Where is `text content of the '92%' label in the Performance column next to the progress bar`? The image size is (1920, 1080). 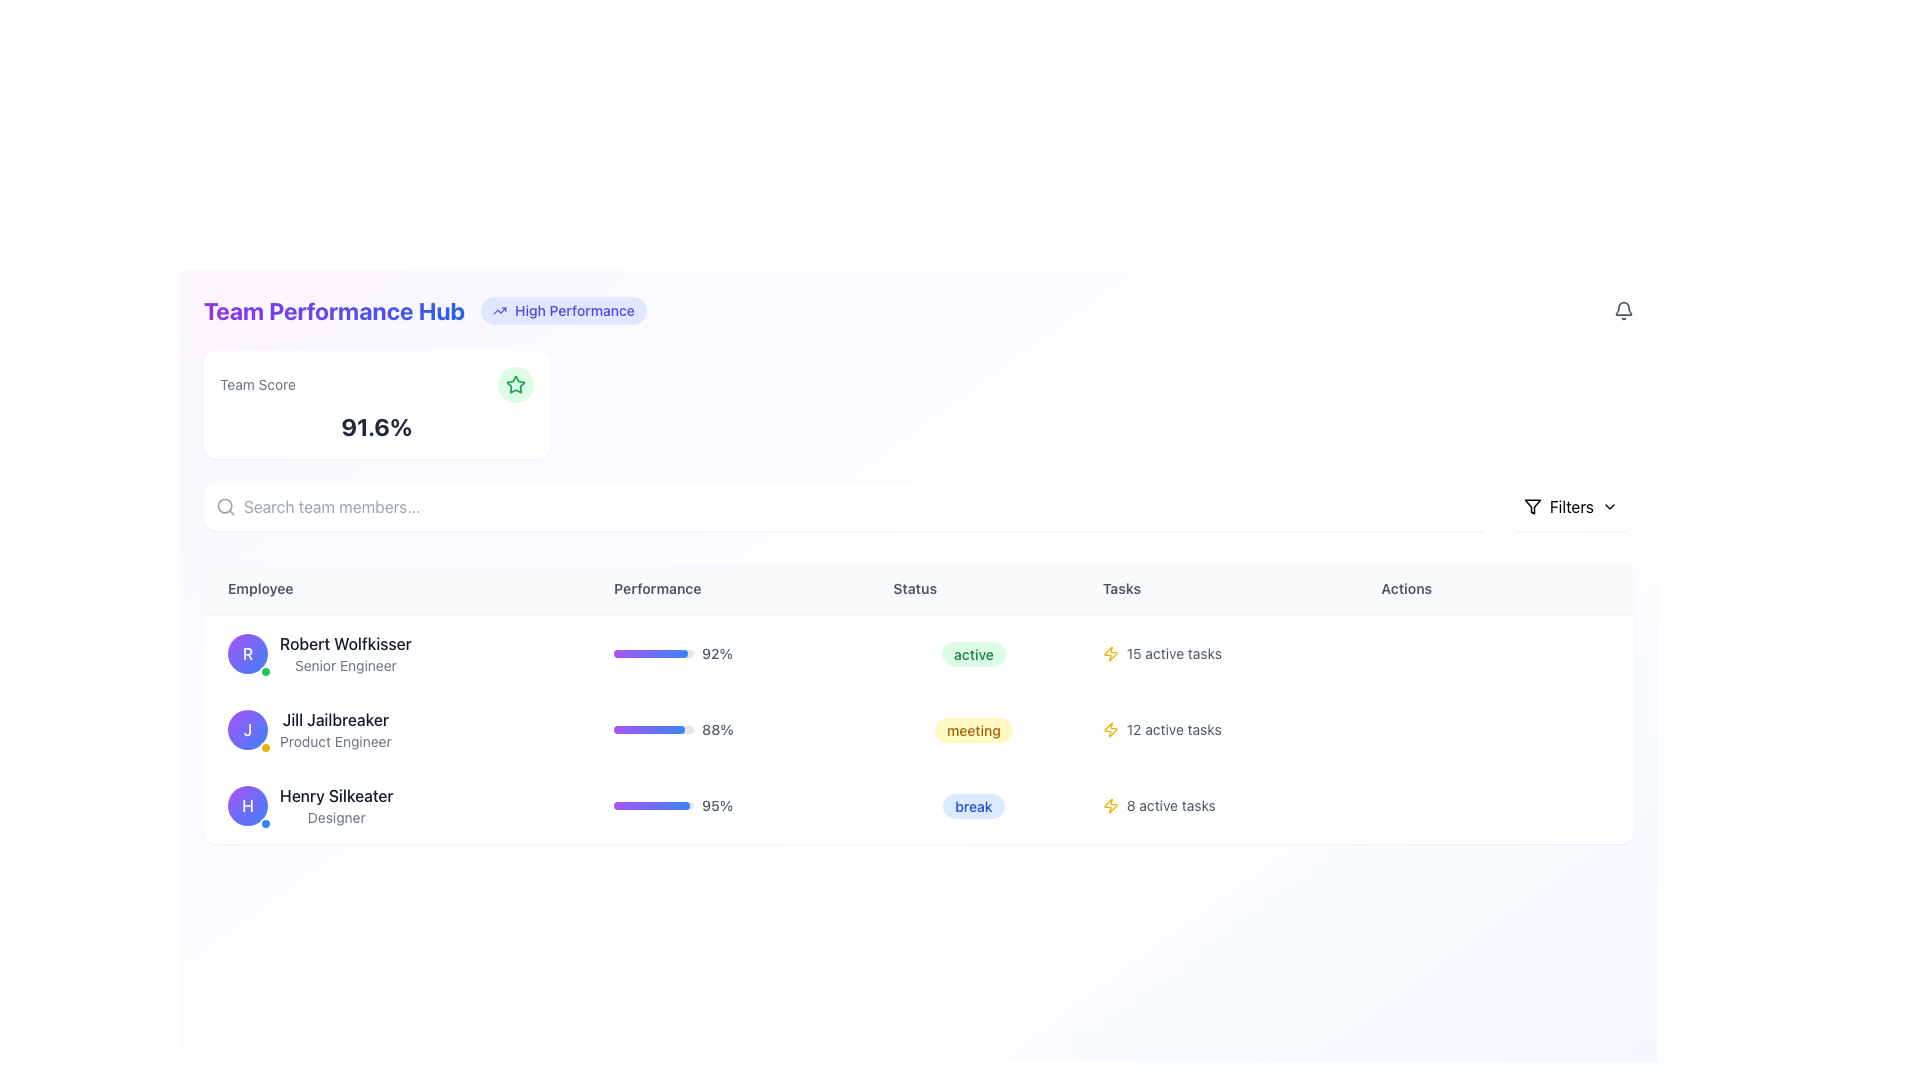
text content of the '92%' label in the Performance column next to the progress bar is located at coordinates (717, 654).